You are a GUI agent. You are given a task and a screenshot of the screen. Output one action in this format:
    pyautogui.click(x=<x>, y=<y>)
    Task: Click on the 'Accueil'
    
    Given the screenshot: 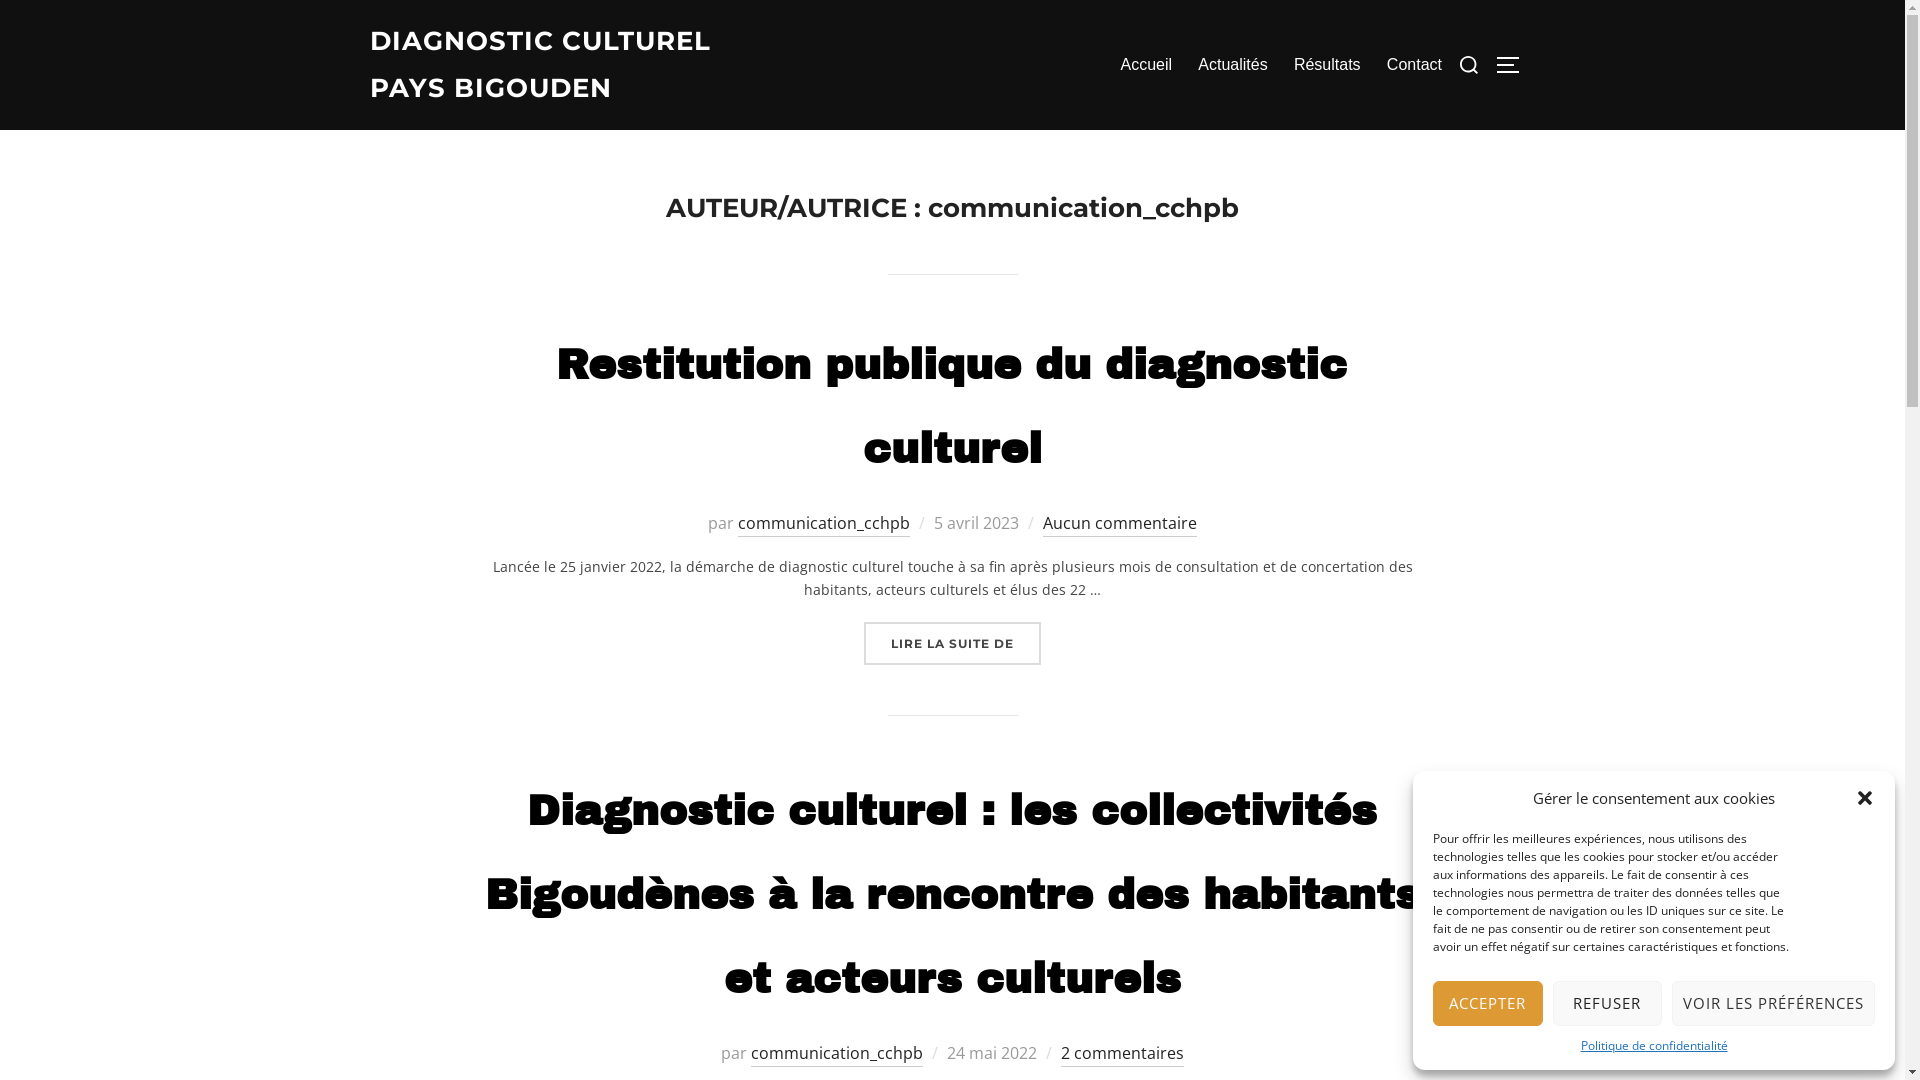 What is the action you would take?
    pyautogui.click(x=1146, y=64)
    